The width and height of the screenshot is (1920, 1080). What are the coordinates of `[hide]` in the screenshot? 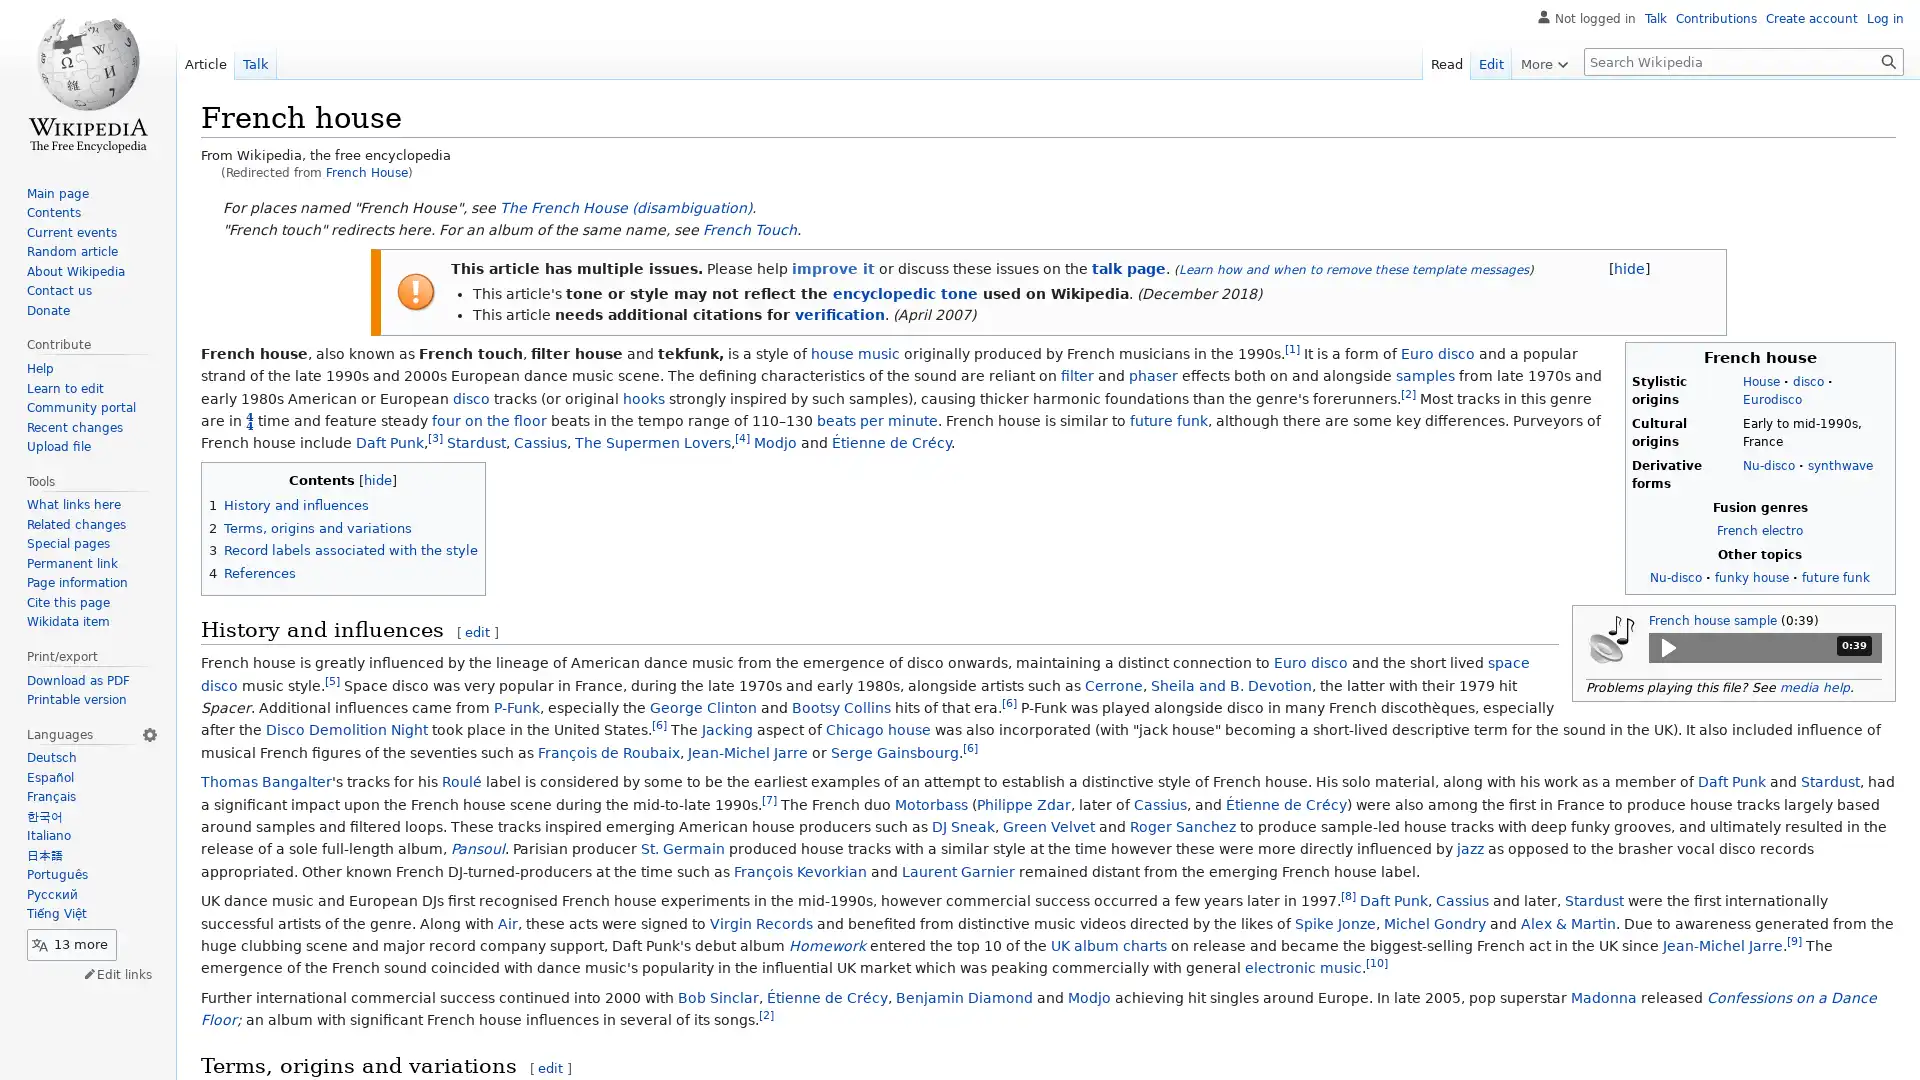 It's located at (1629, 267).